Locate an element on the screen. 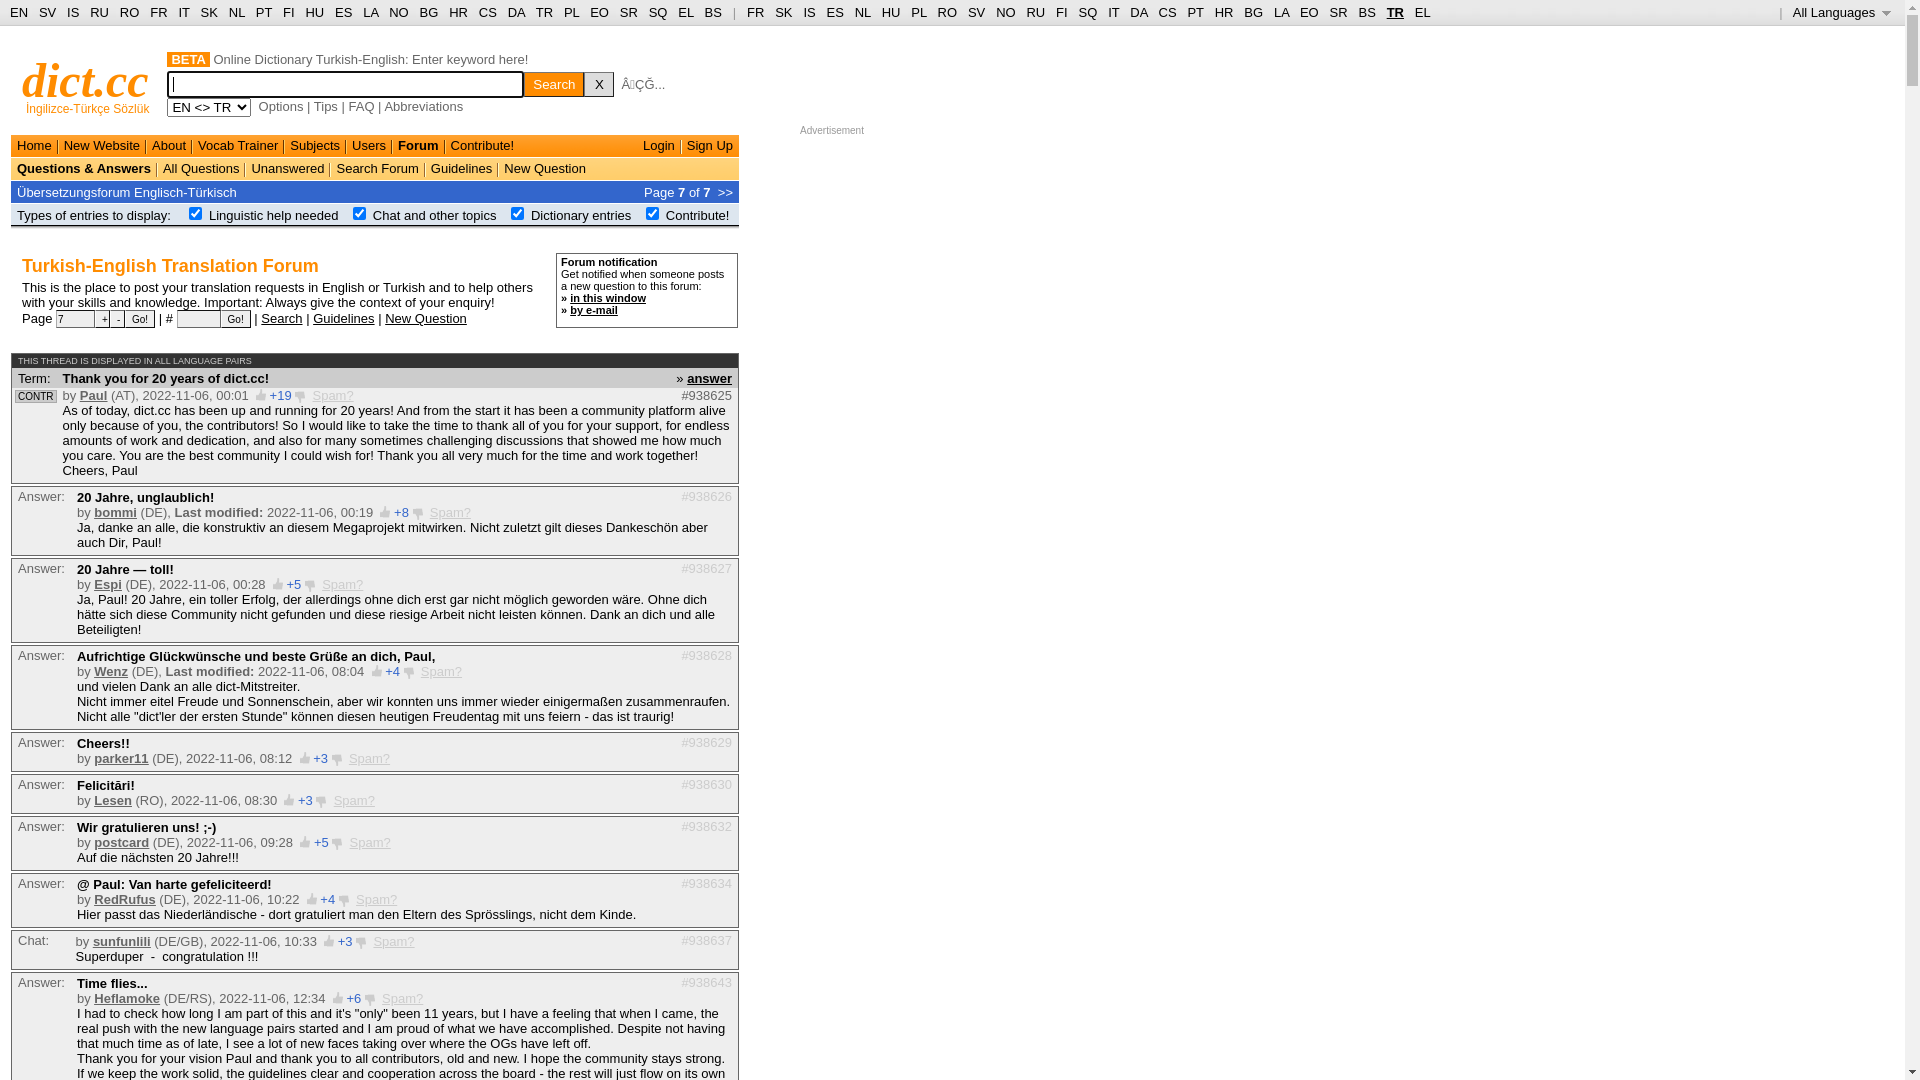 The width and height of the screenshot is (1920, 1080). 'RU' is located at coordinates (89, 12).